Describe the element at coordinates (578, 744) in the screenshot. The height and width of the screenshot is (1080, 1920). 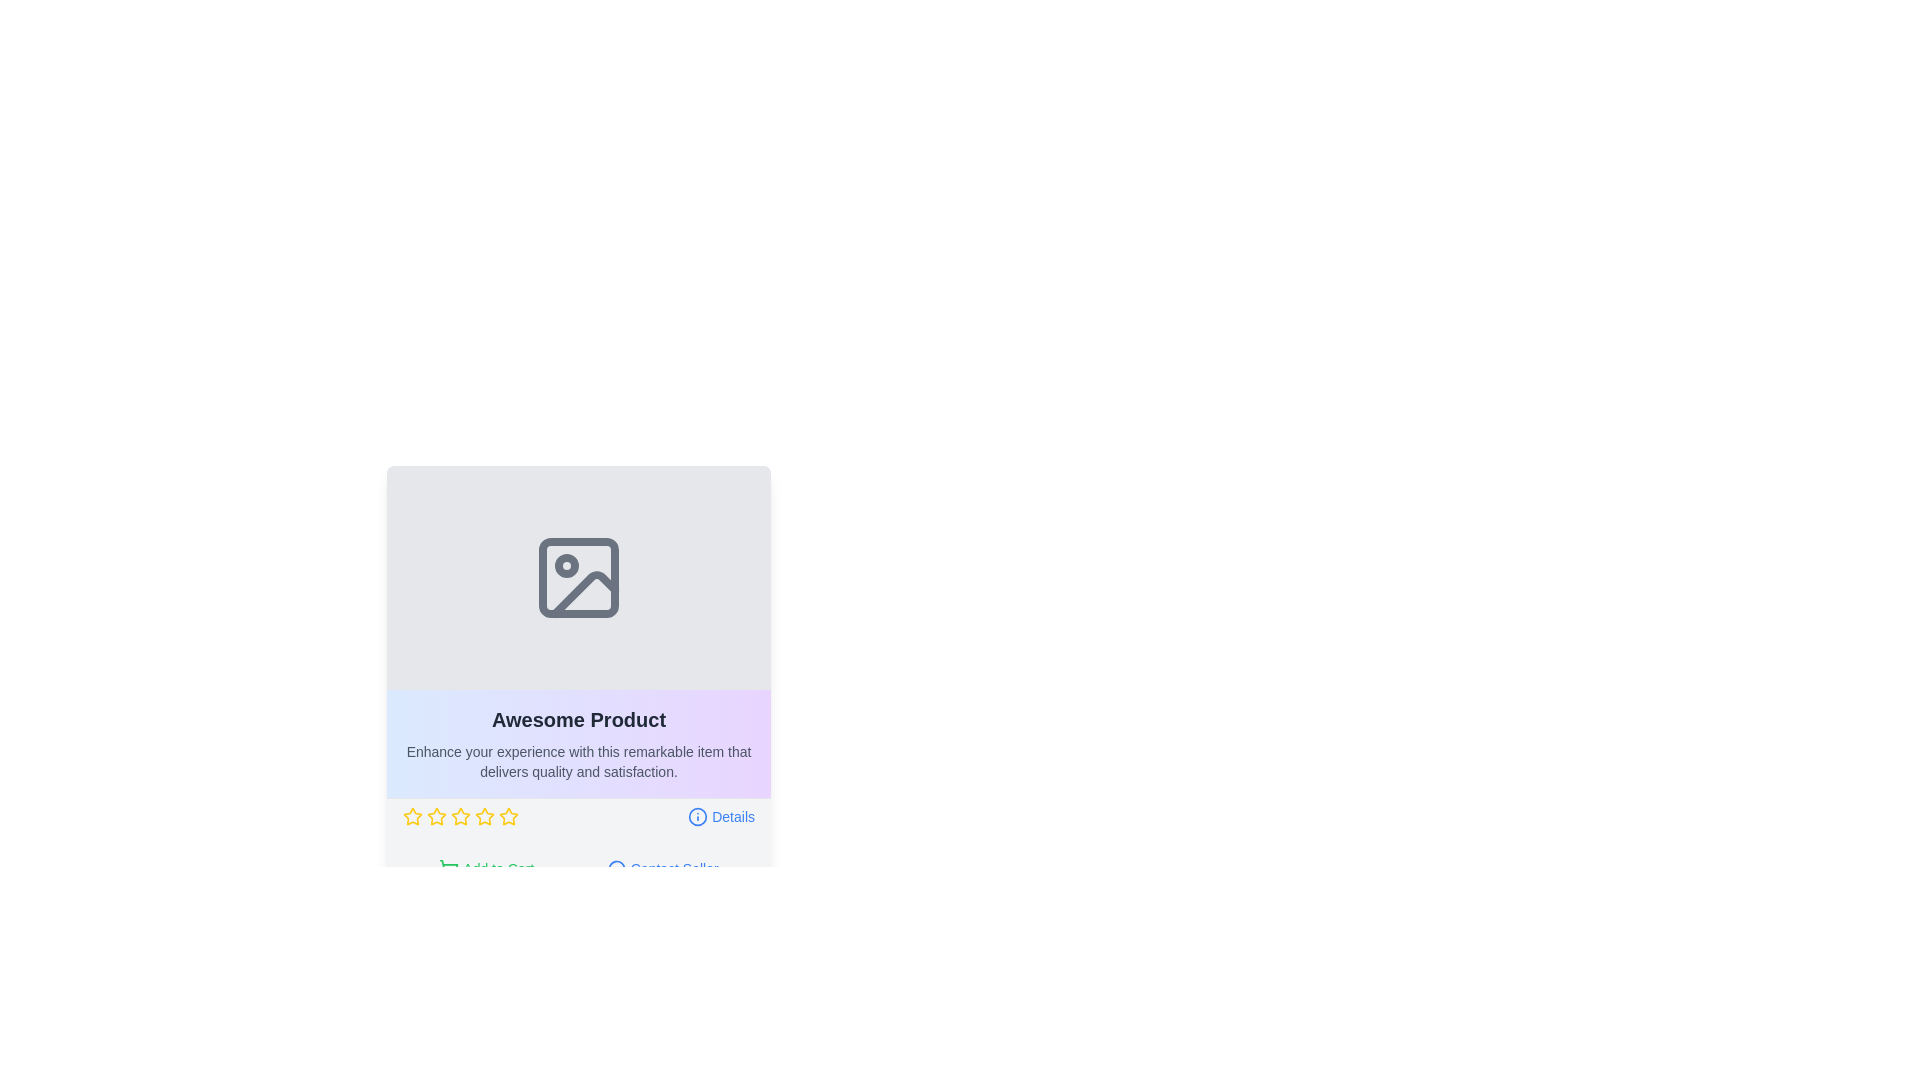
I see `Text Block containing 'Awesome Product' with descriptive information located below the placeholder image, centered above the 'Details' link and star ratings` at that location.